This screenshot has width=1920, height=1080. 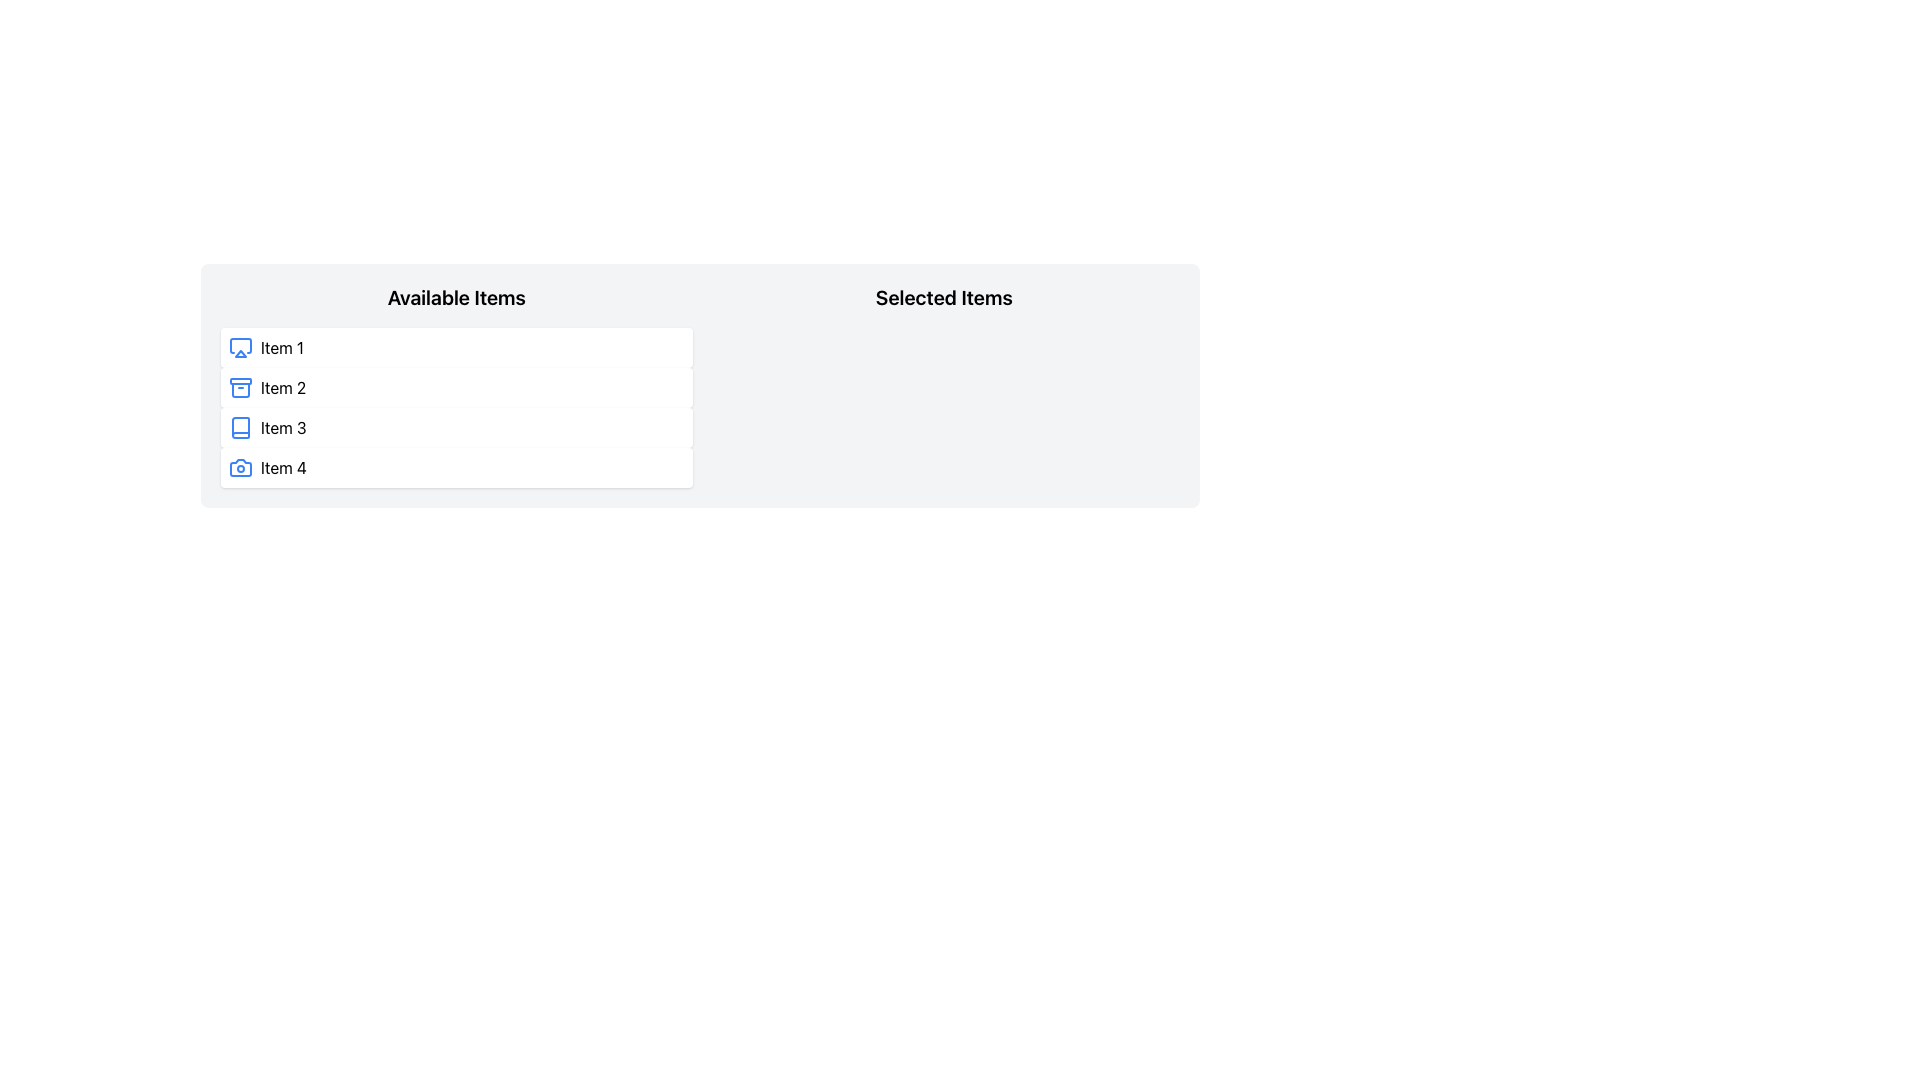 What do you see at coordinates (240, 427) in the screenshot?
I see `the book/document icon associated with 'Item 3' in the 'Available Items' list` at bounding box center [240, 427].